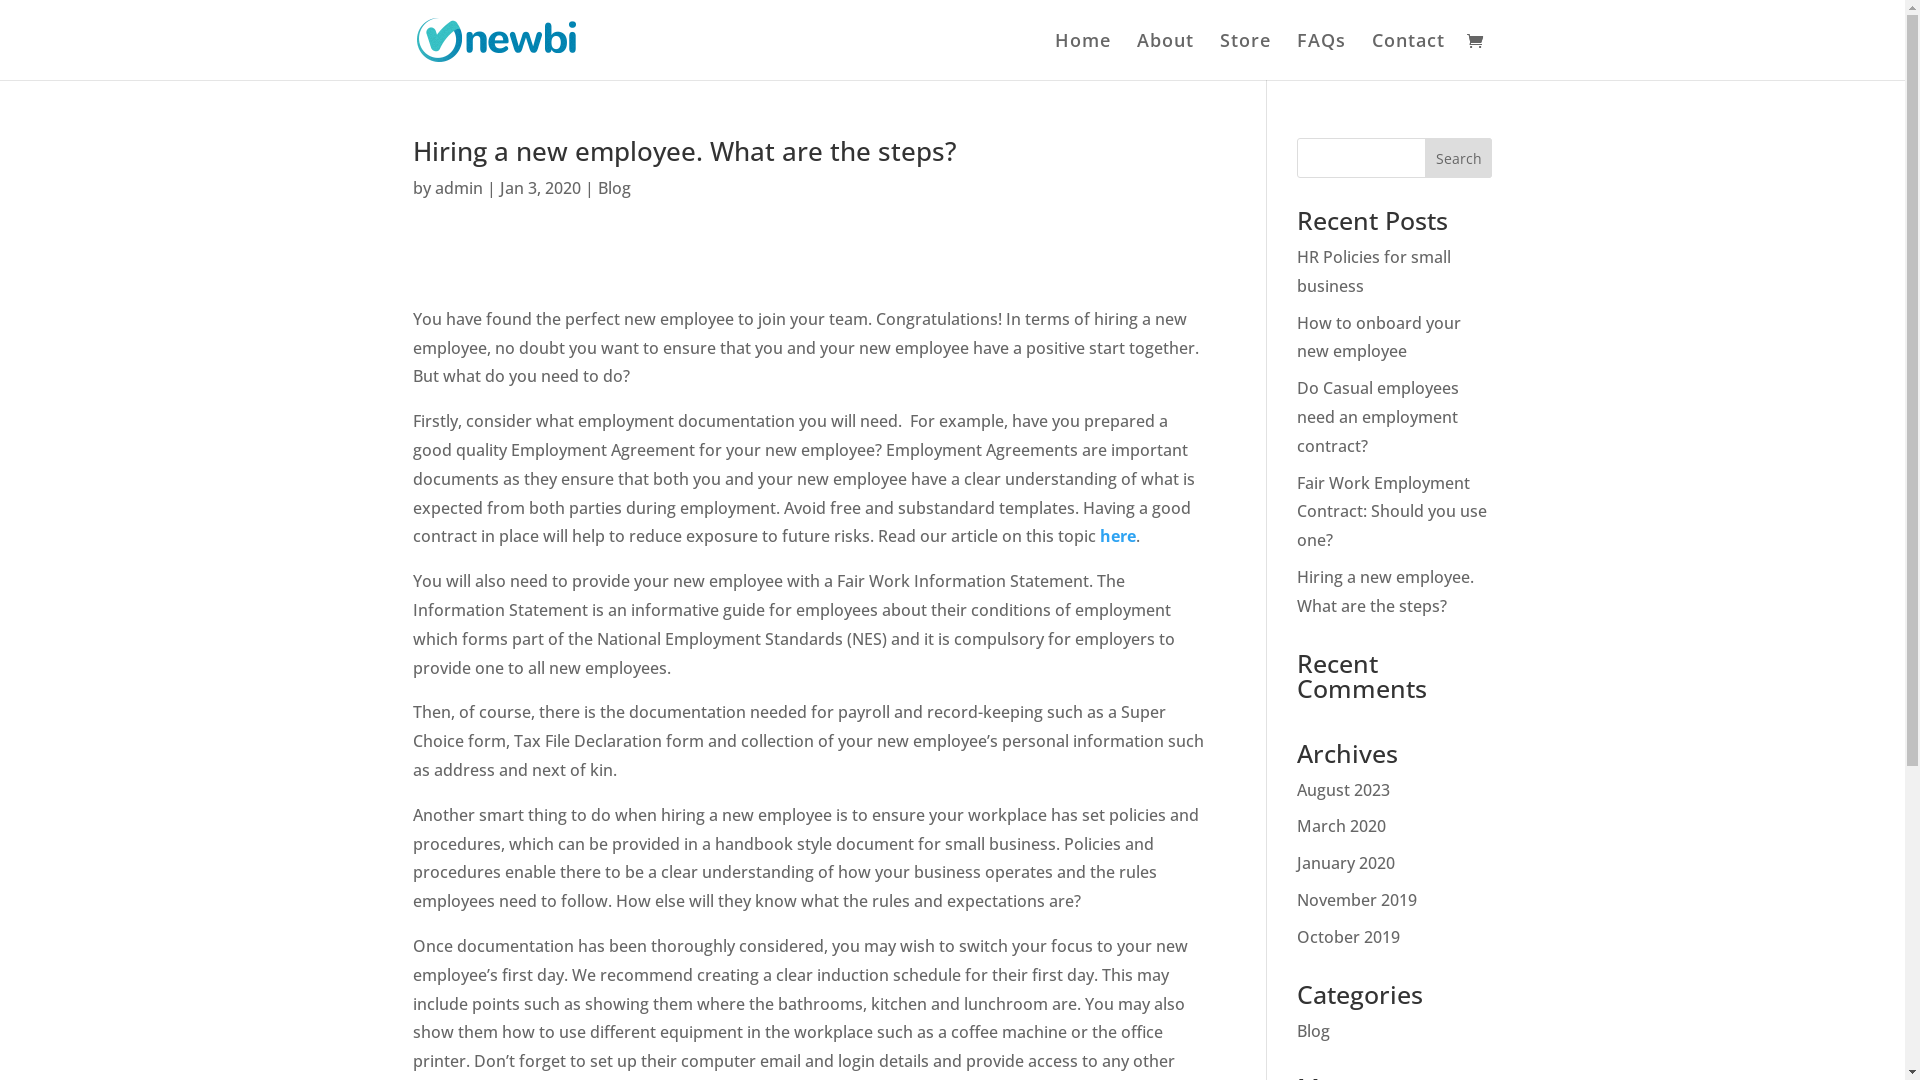 This screenshot has height=1080, width=1920. What do you see at coordinates (1357, 898) in the screenshot?
I see `'November 2019'` at bounding box center [1357, 898].